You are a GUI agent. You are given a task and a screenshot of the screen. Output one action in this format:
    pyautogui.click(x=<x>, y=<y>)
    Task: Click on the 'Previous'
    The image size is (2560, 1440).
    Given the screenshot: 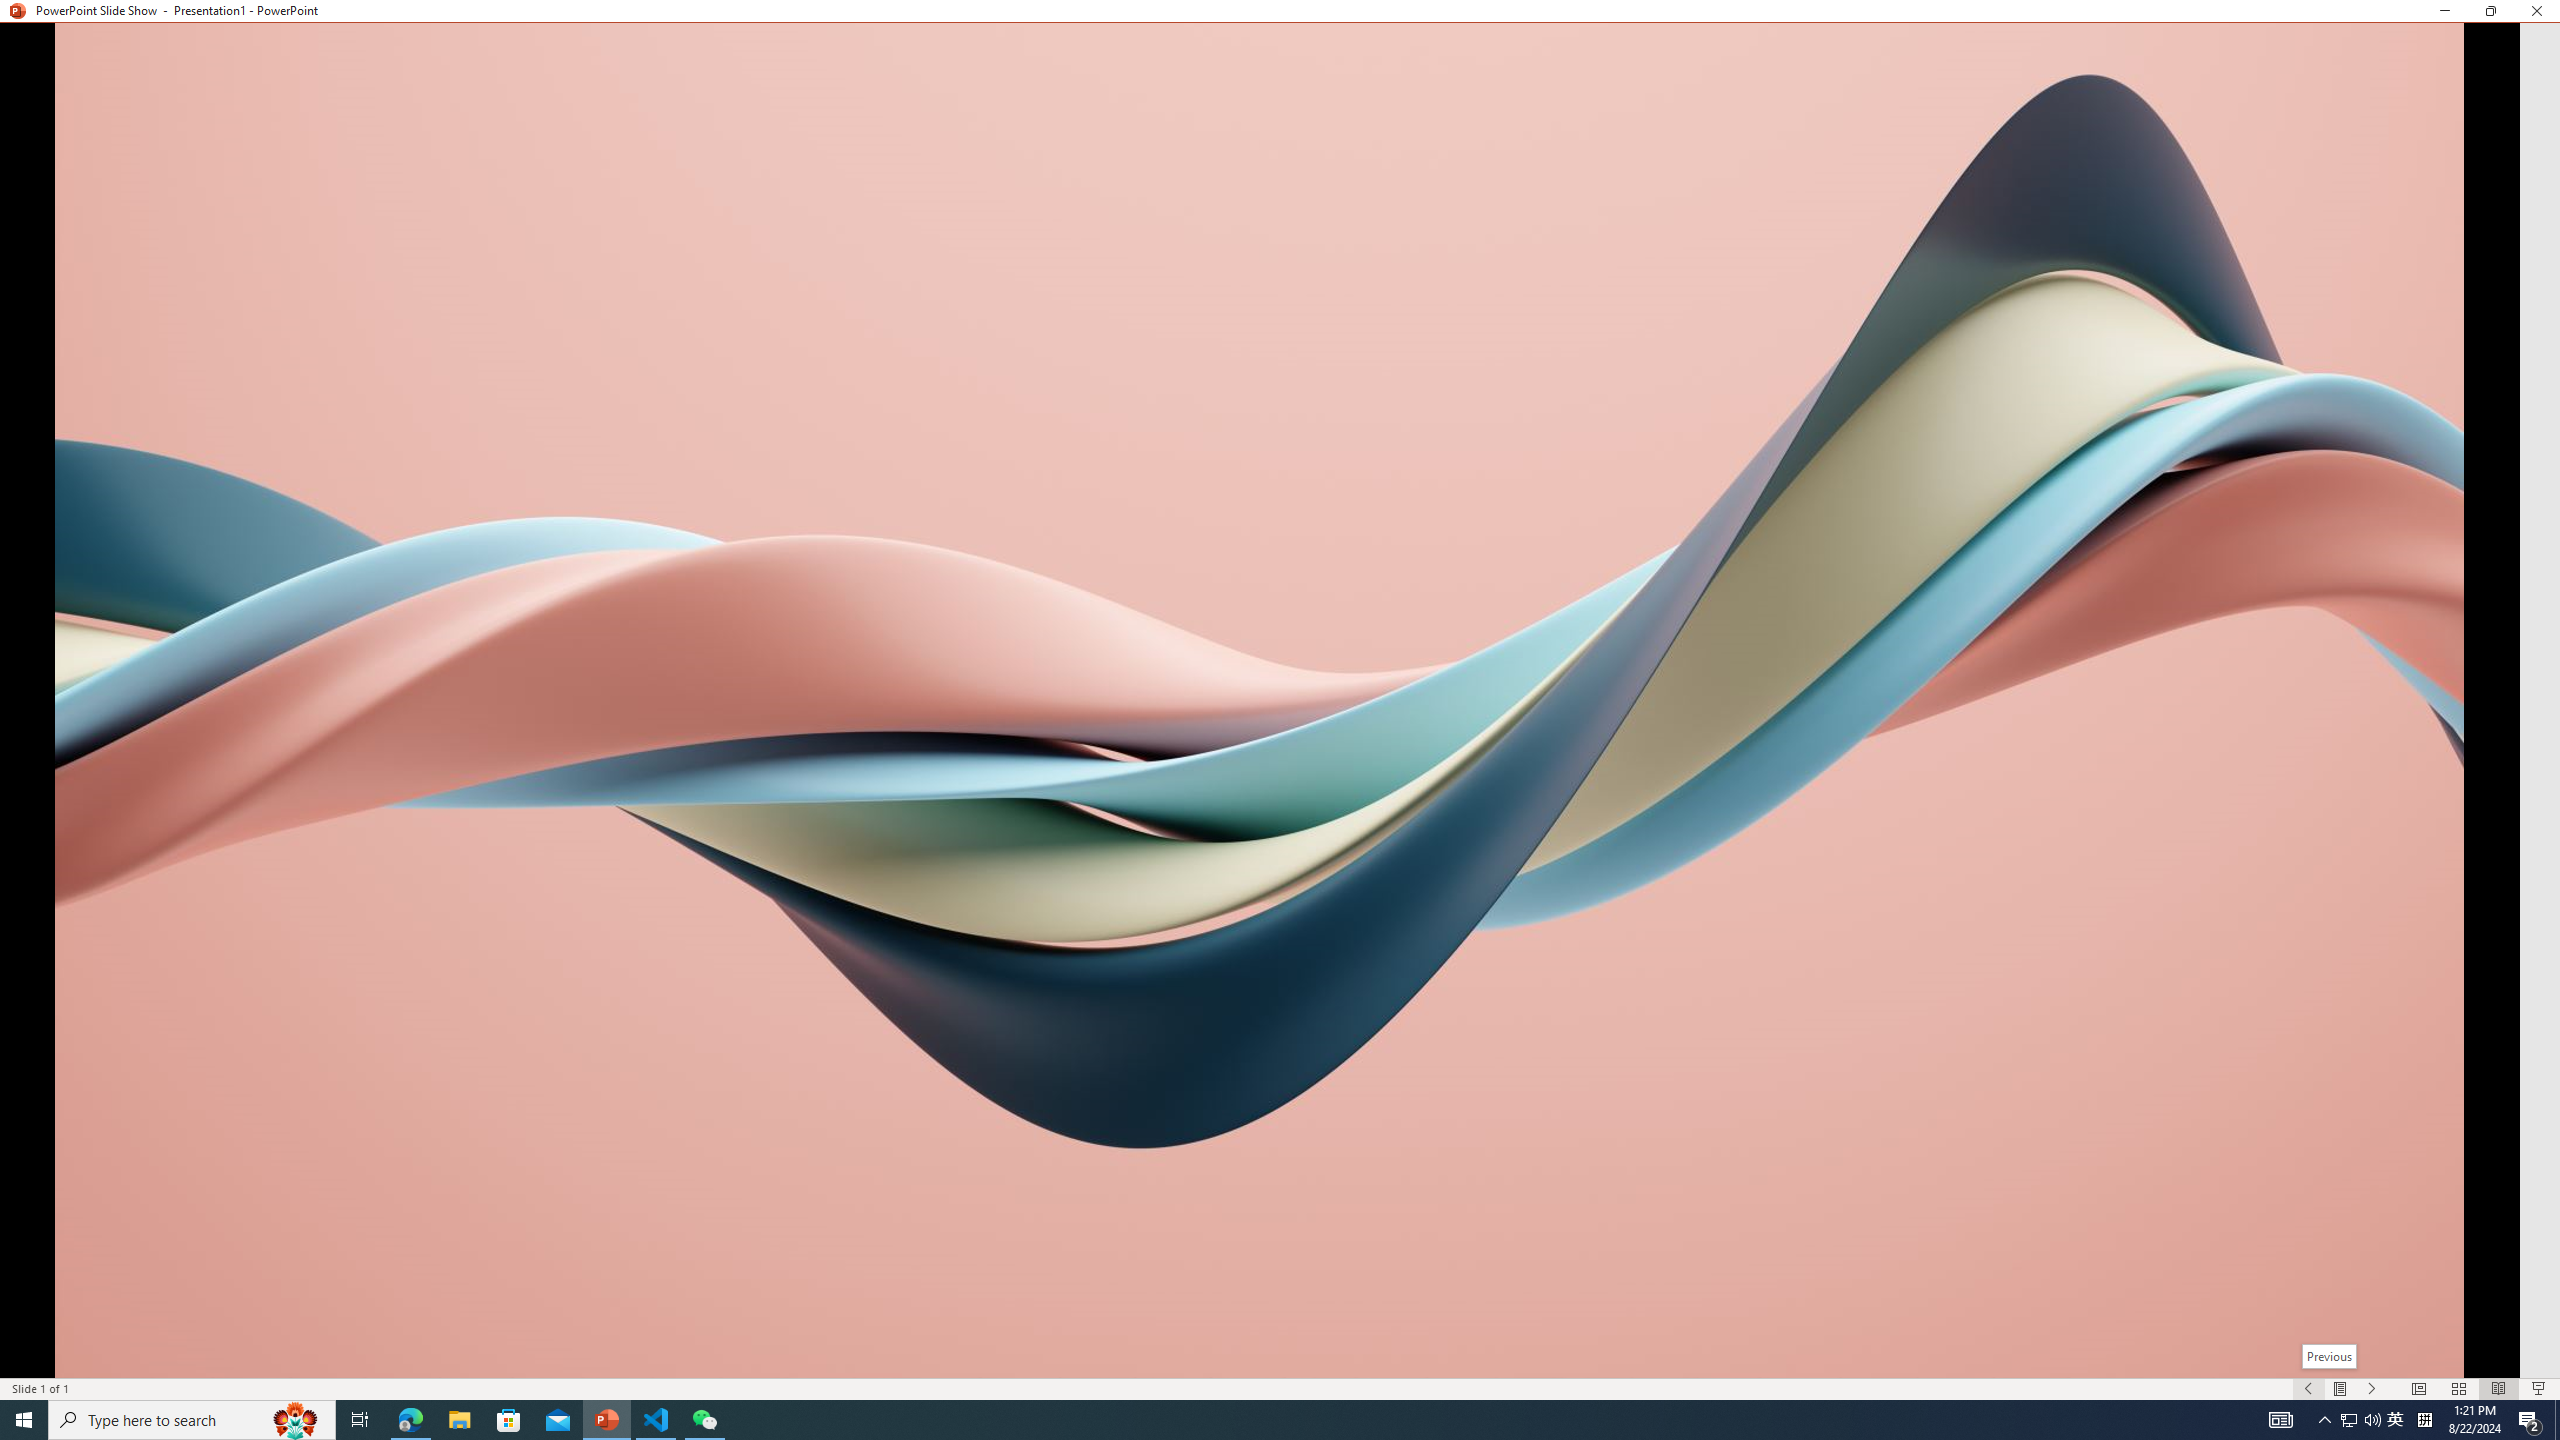 What is the action you would take?
    pyautogui.click(x=2328, y=1355)
    